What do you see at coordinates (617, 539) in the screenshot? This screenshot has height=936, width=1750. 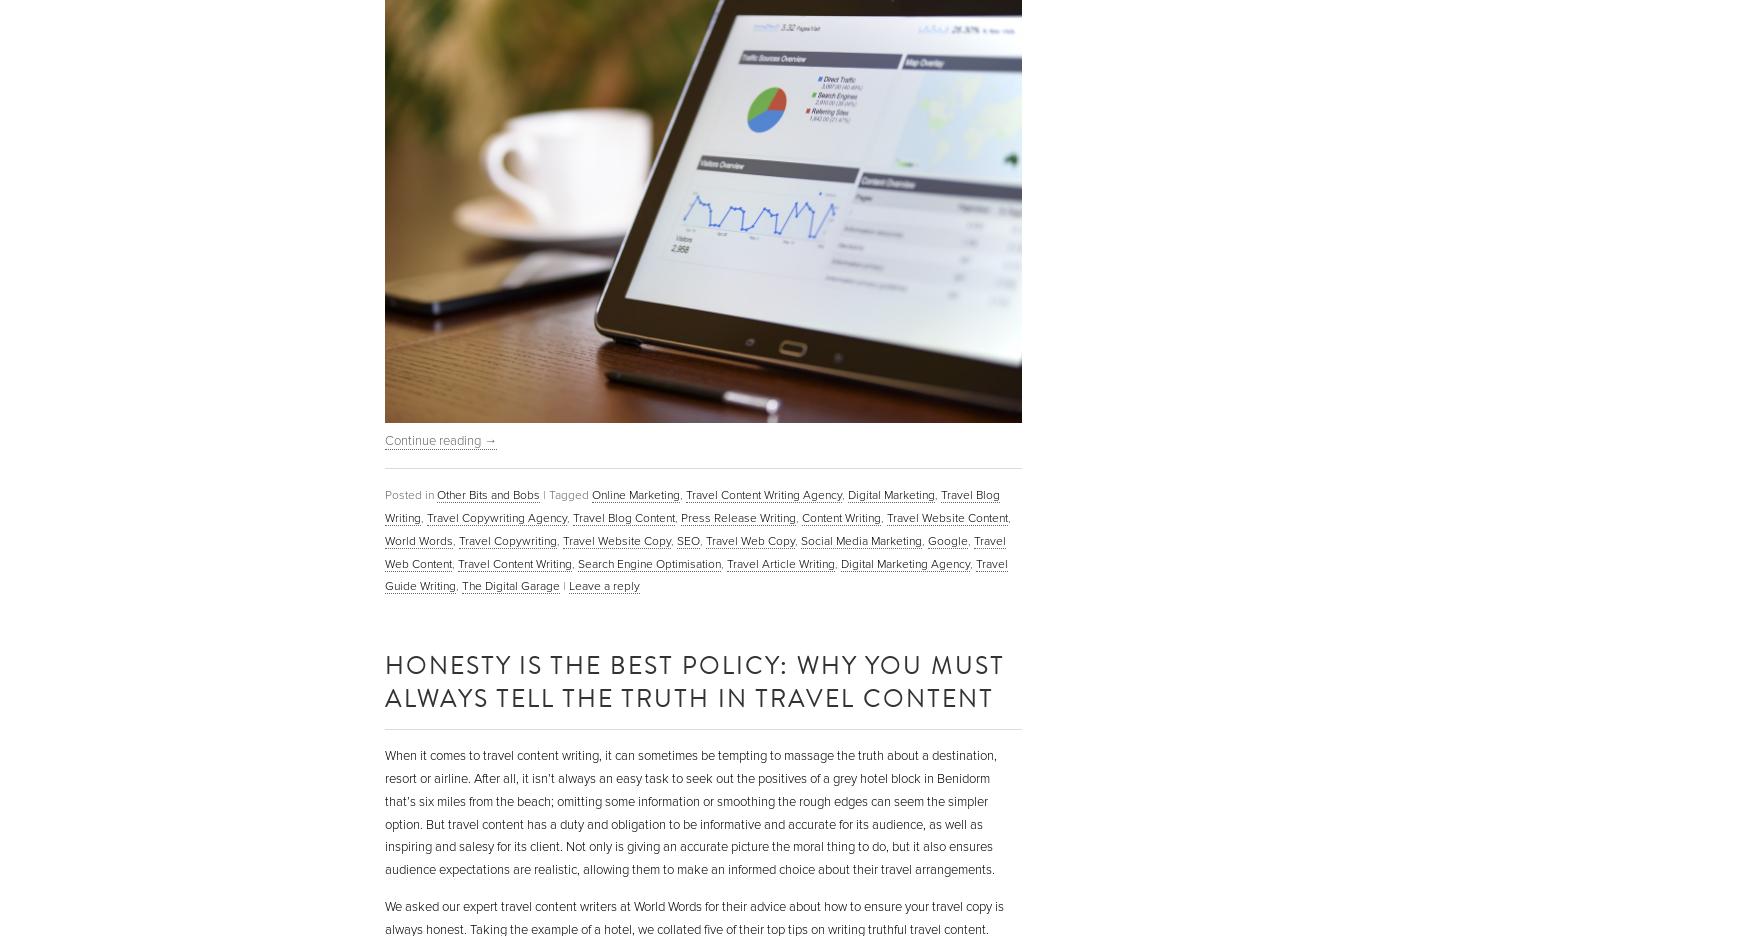 I see `'Travel Website Copy'` at bounding box center [617, 539].